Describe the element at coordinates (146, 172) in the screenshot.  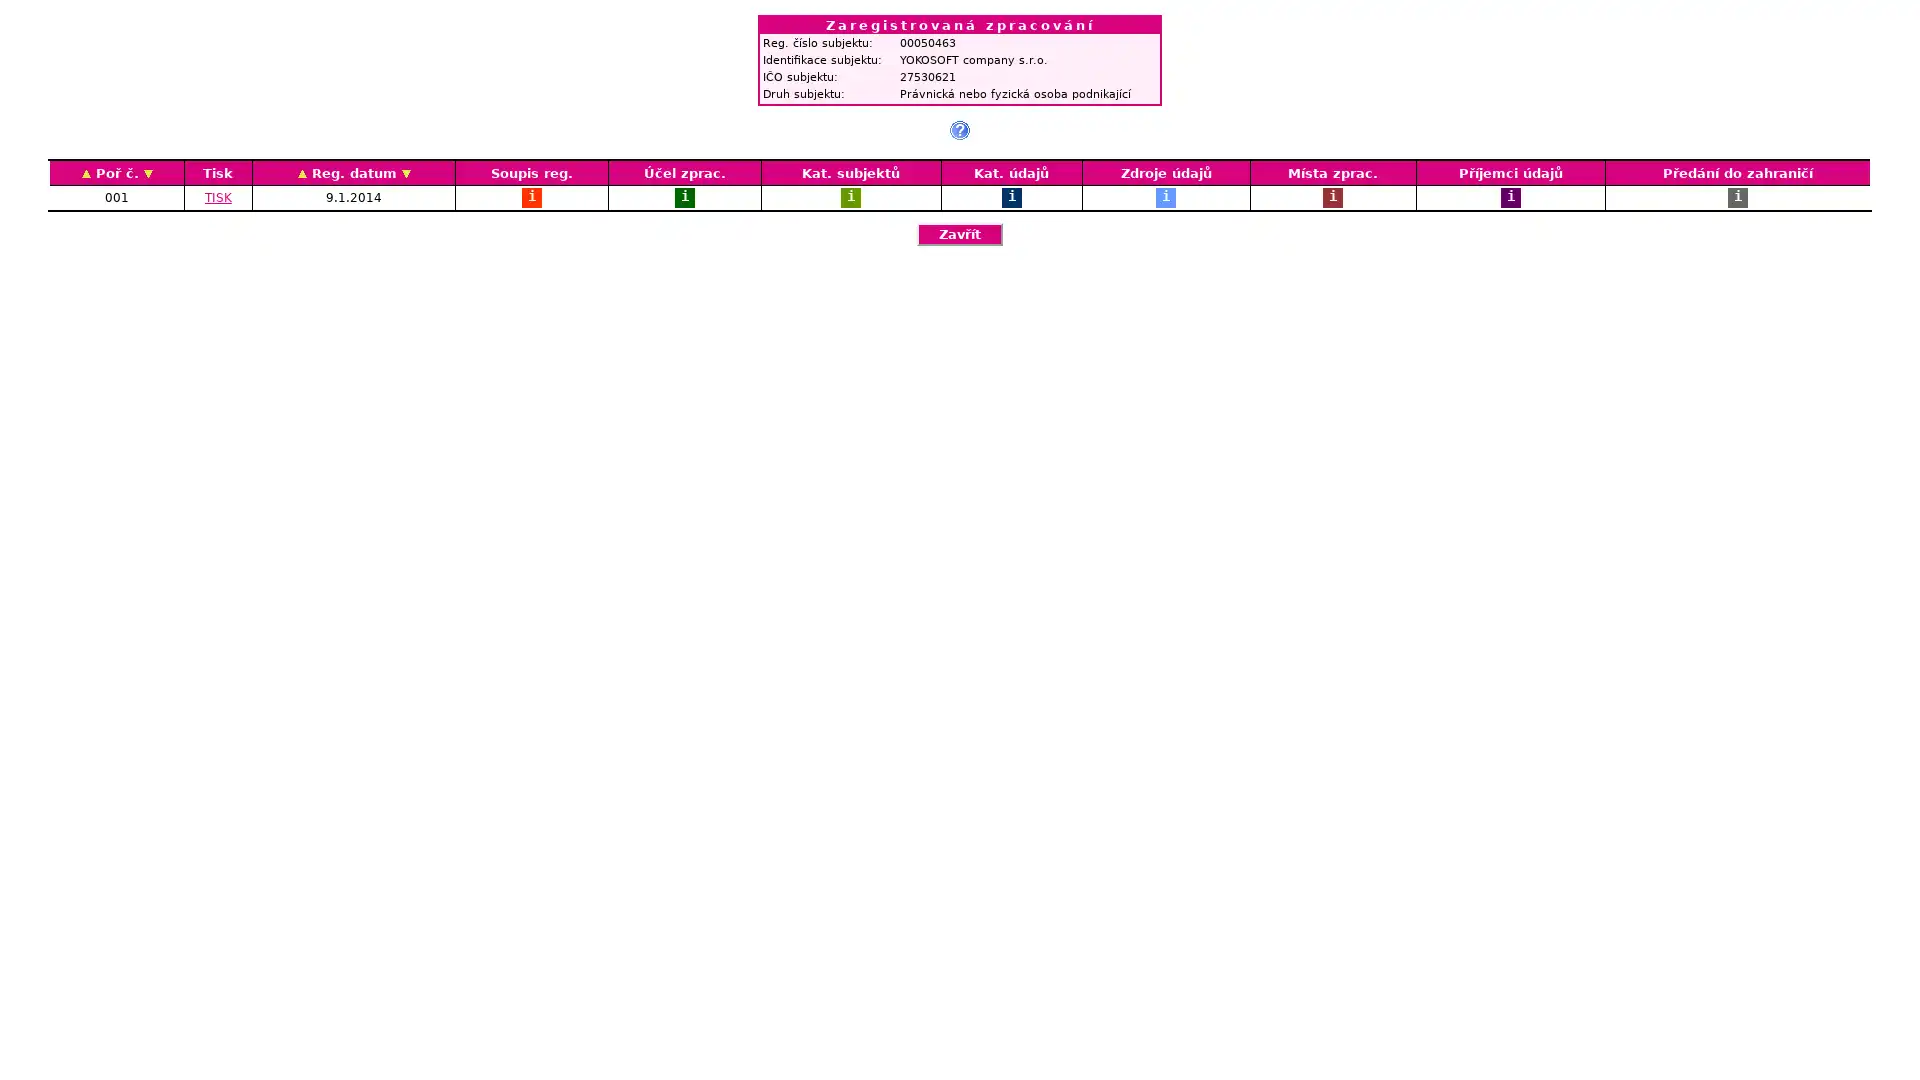
I see `ZA` at that location.